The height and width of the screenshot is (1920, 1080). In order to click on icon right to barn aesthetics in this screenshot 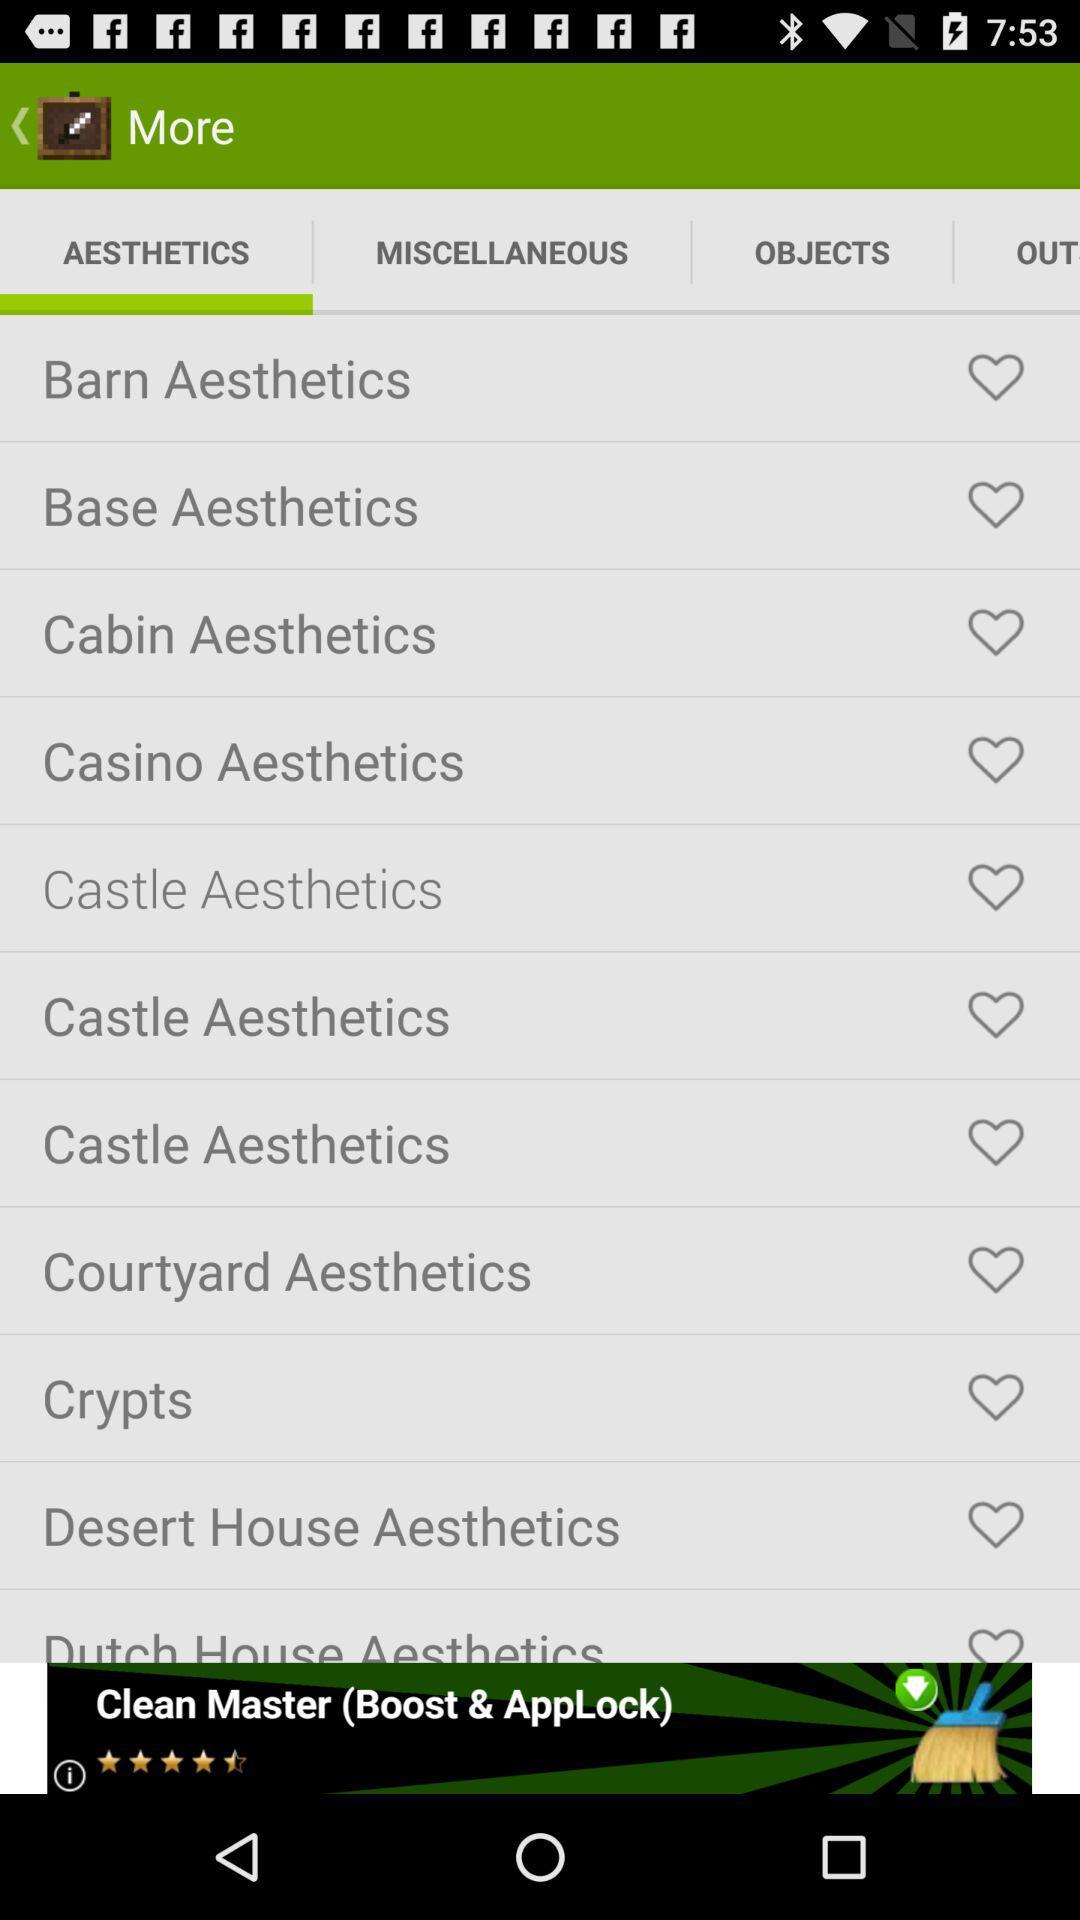, I will do `click(995, 378)`.